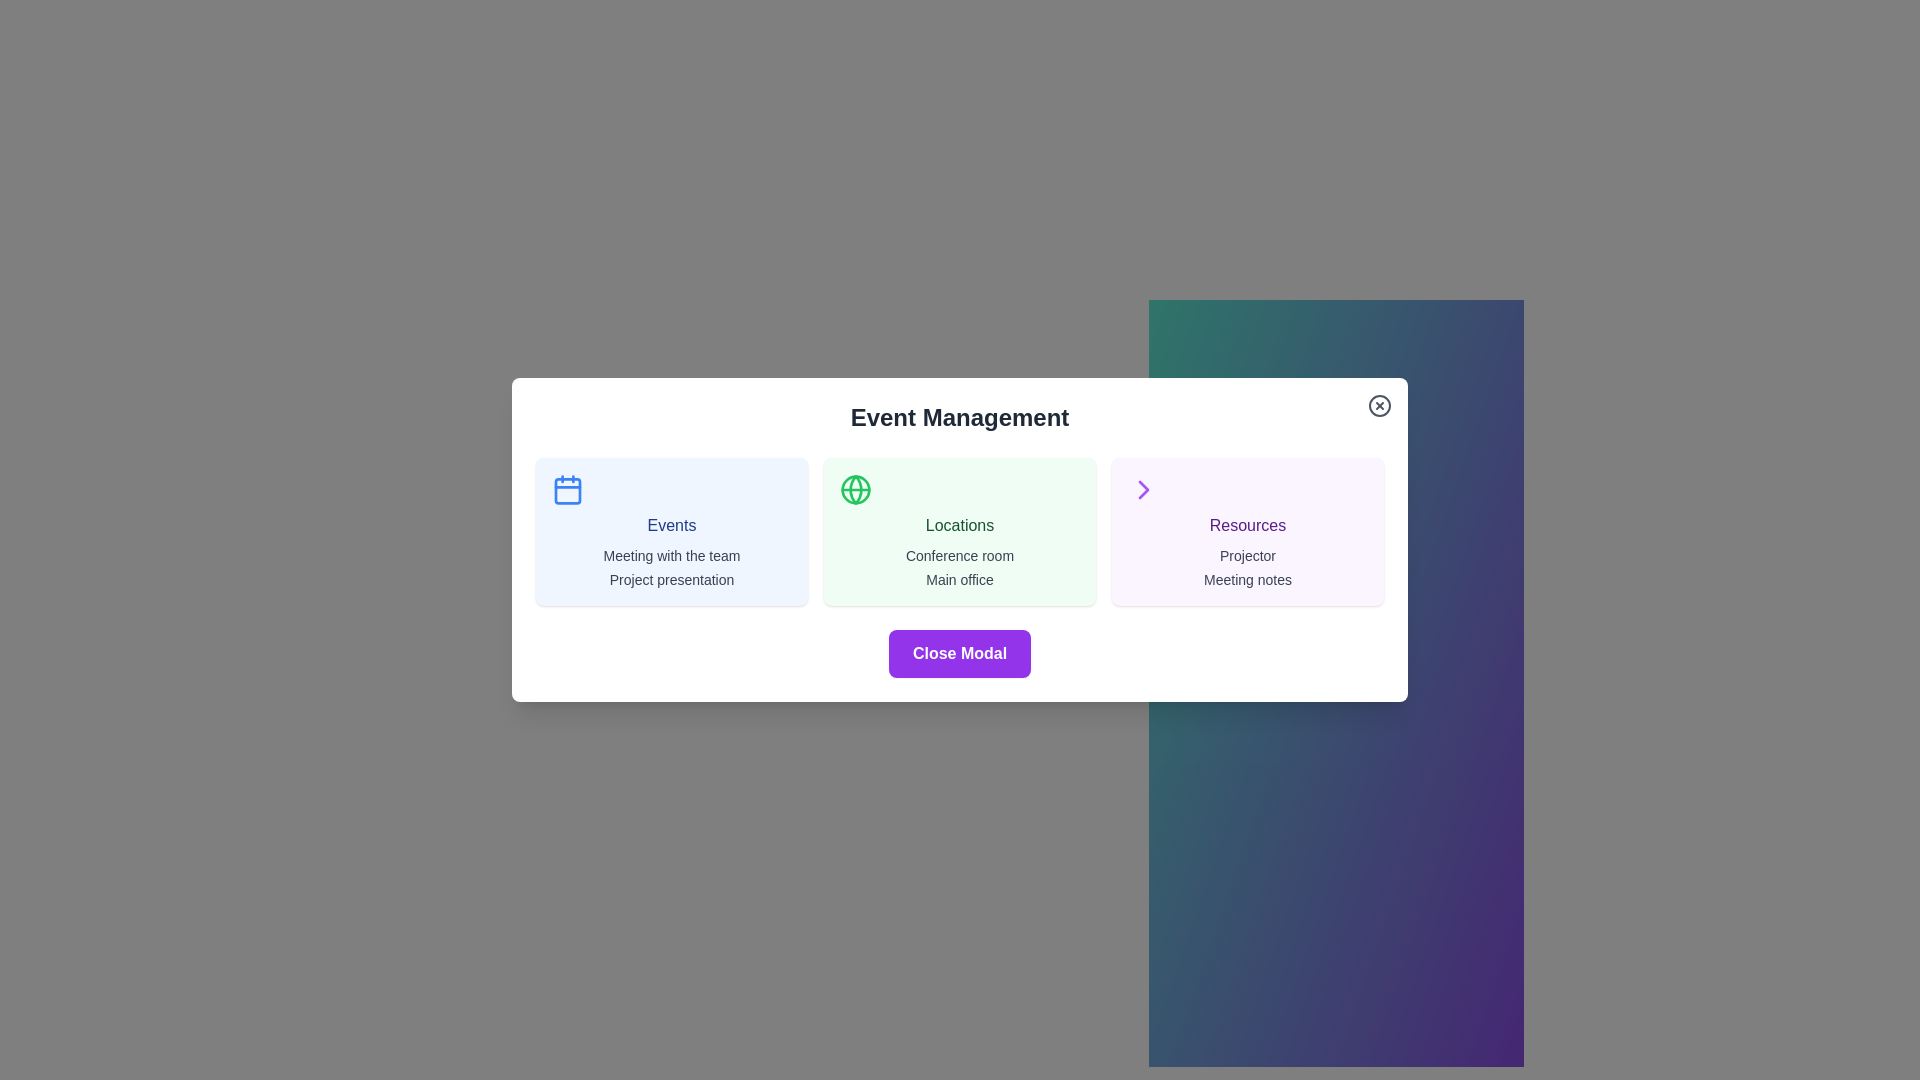  What do you see at coordinates (1247, 555) in the screenshot?
I see `the static text label 'Projector' located in the 'Resources' section of the modal, which is the top entry above 'Meeting notes'` at bounding box center [1247, 555].